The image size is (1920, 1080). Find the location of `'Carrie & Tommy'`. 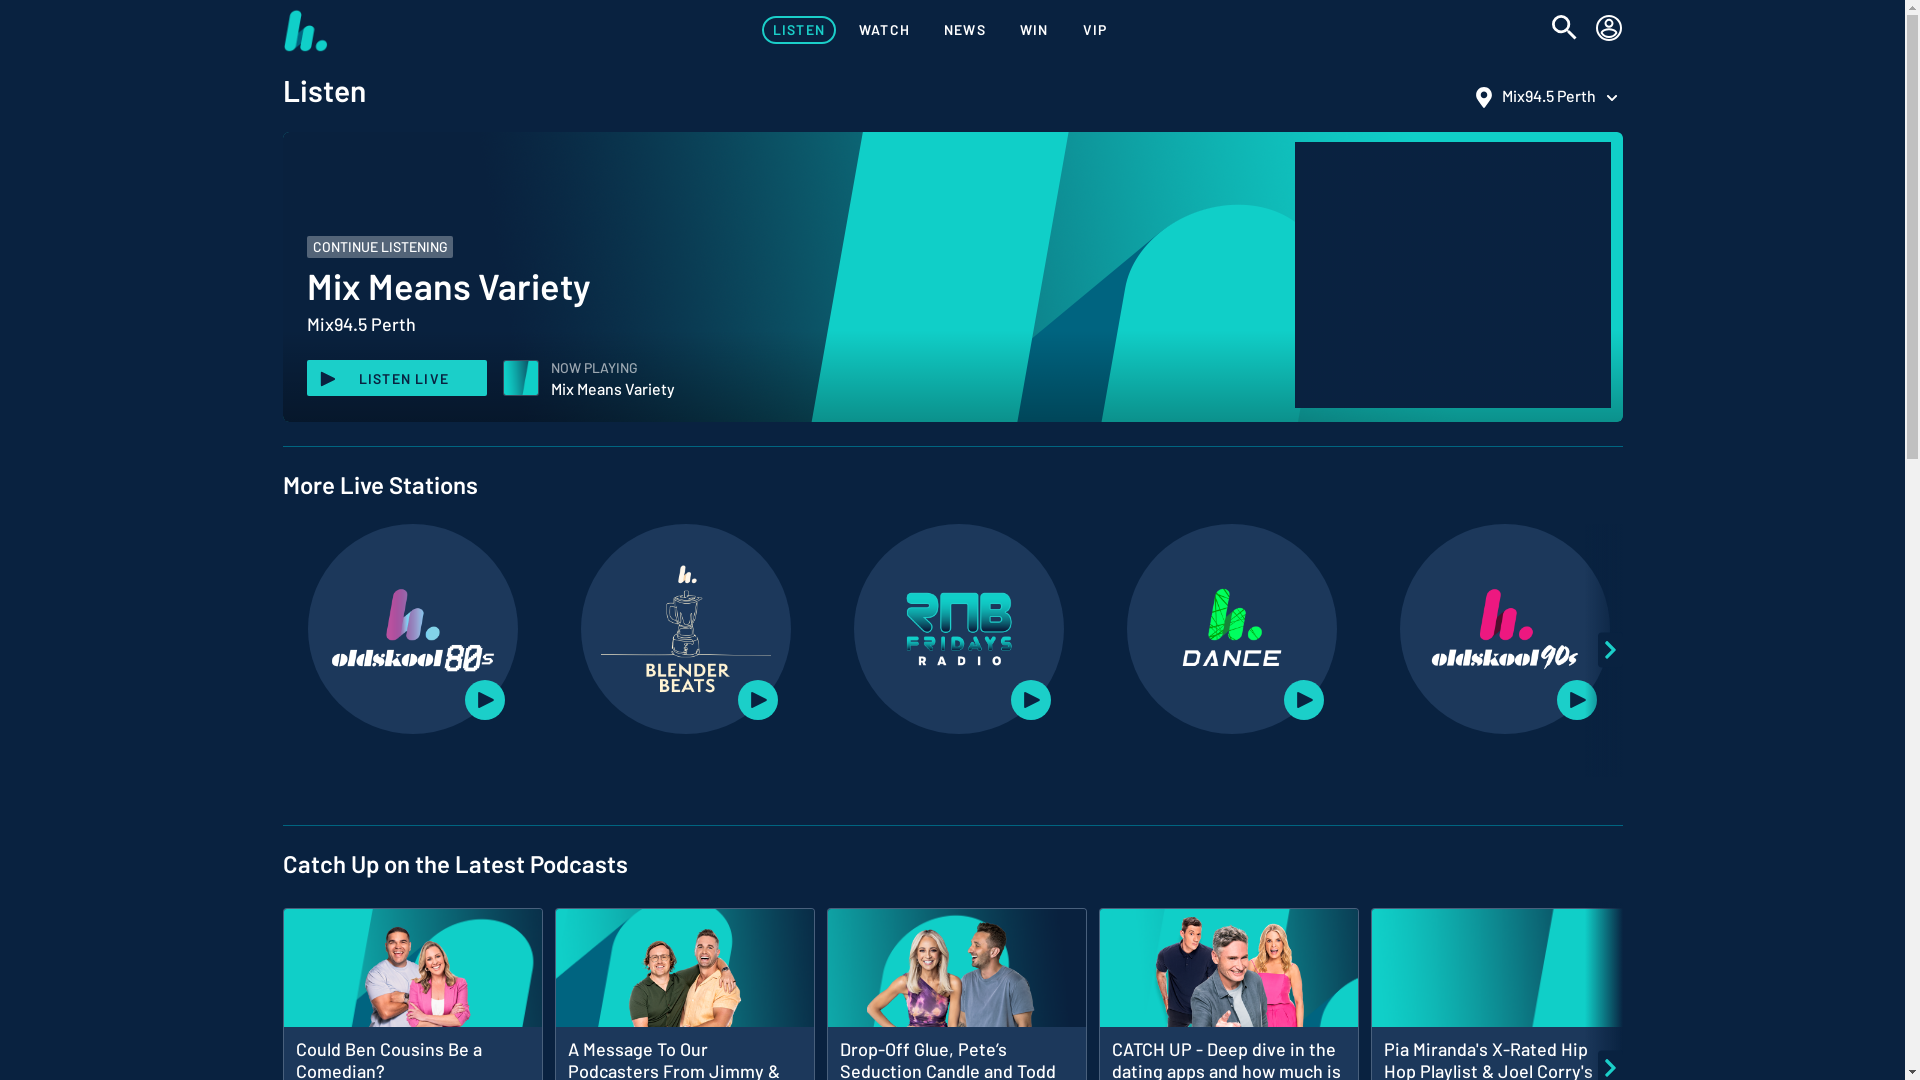

'Carrie & Tommy' is located at coordinates (954, 979).